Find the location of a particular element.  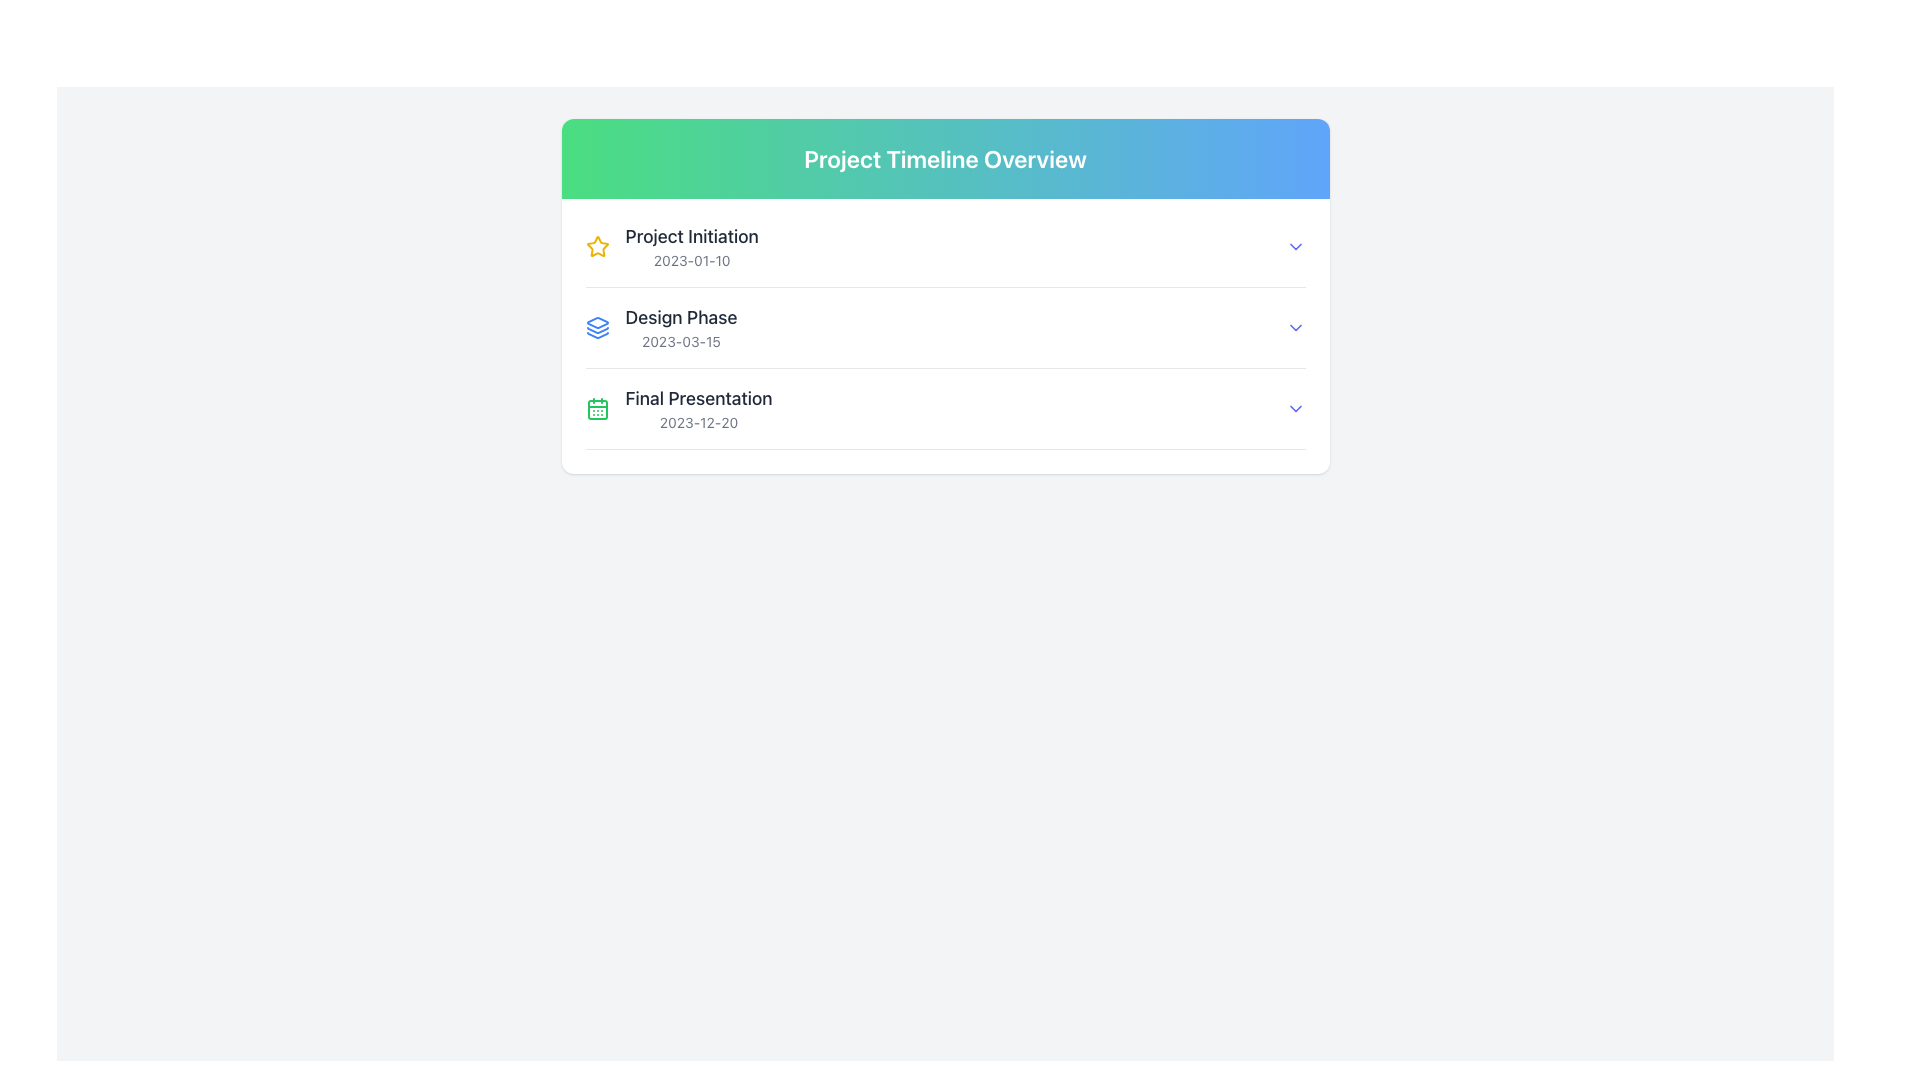

the text display element showing 'Project Initiation' and '2023-01-10' is located at coordinates (691, 245).